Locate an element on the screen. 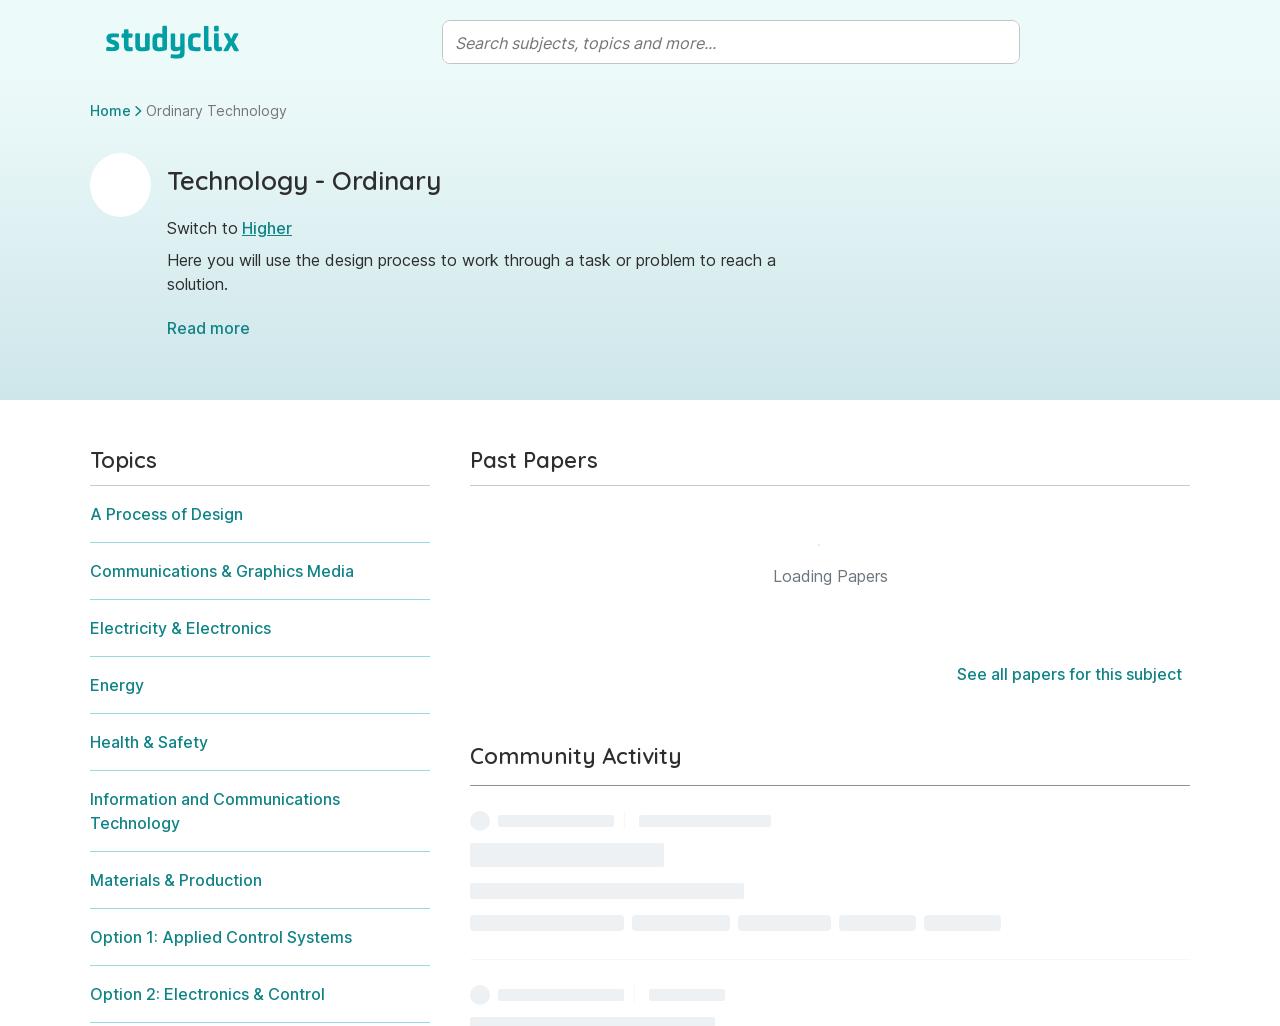  'Studyclix for Schools' is located at coordinates (468, 758).